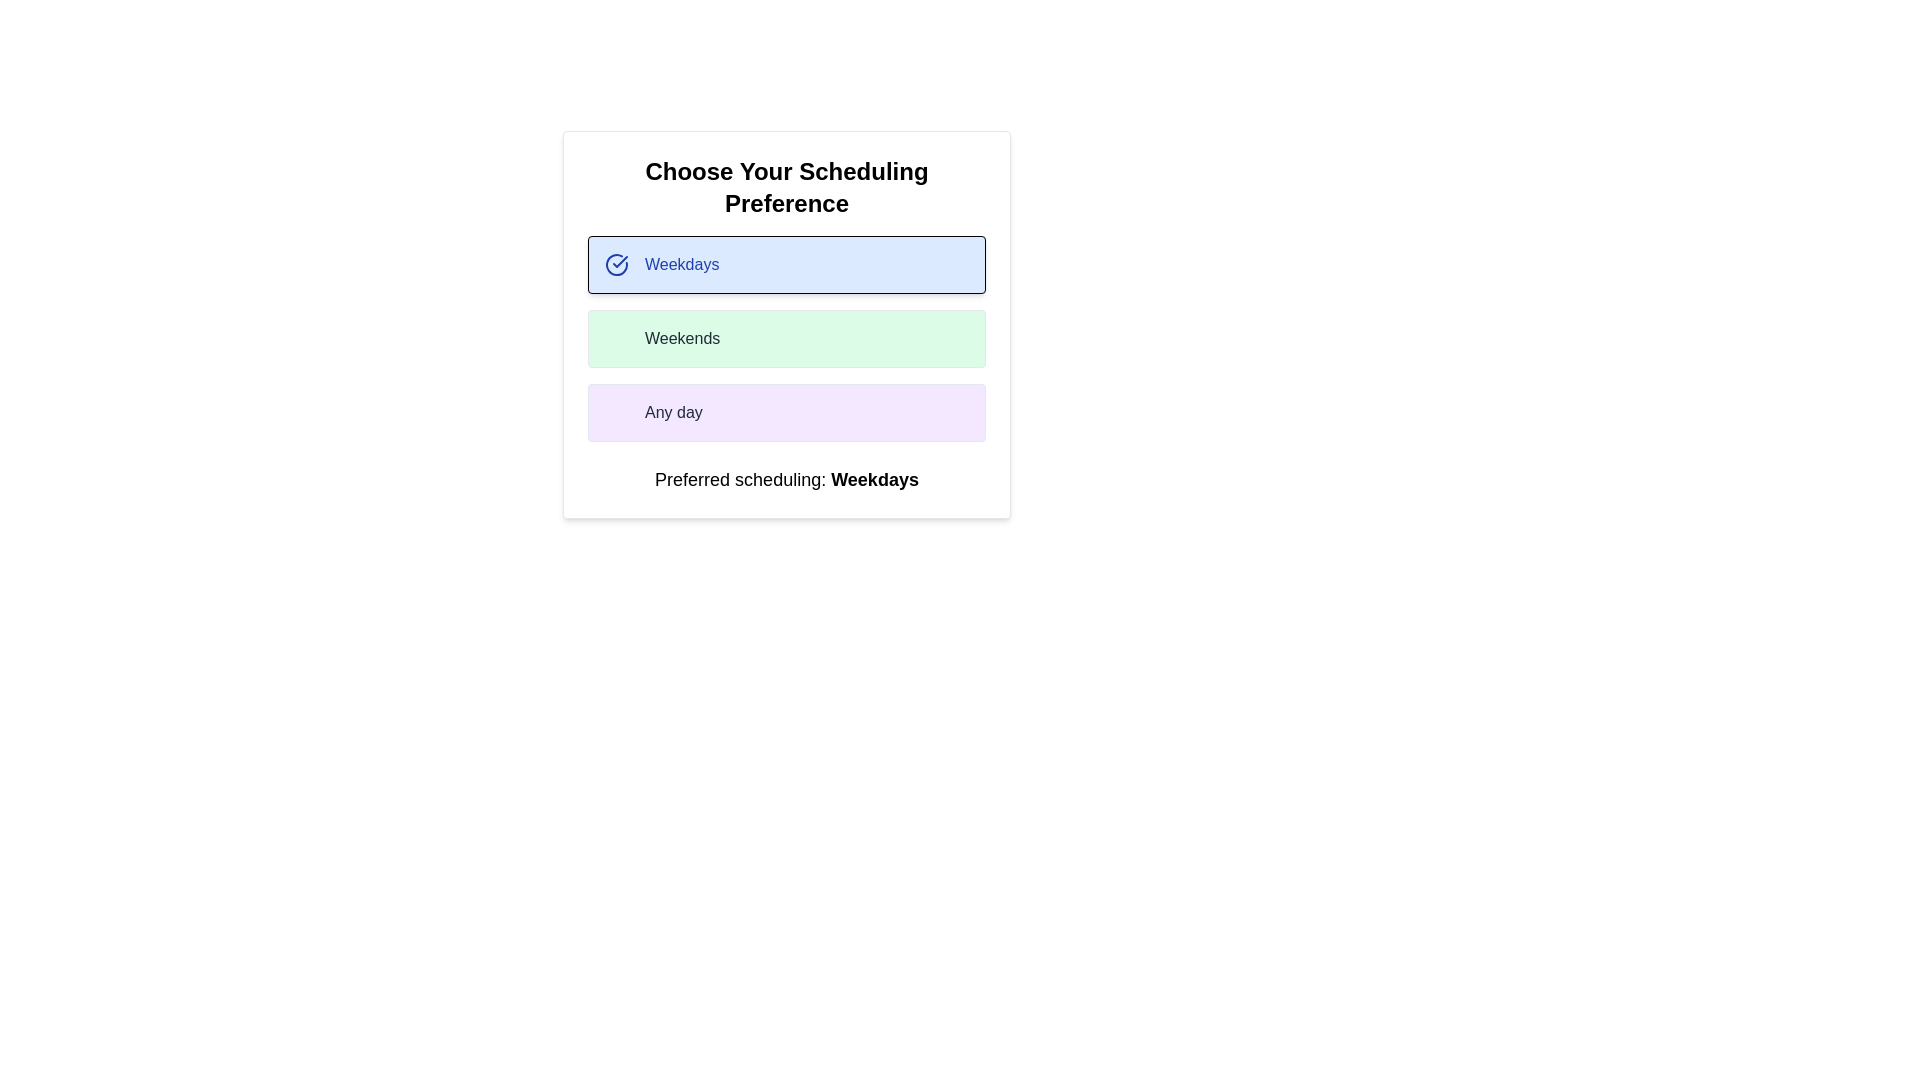 The image size is (1920, 1080). Describe the element at coordinates (616, 264) in the screenshot. I see `the selection indication icon for the 'Weekdays' scheduling option, located to the left of the text within the 'Weekdays' button` at that location.